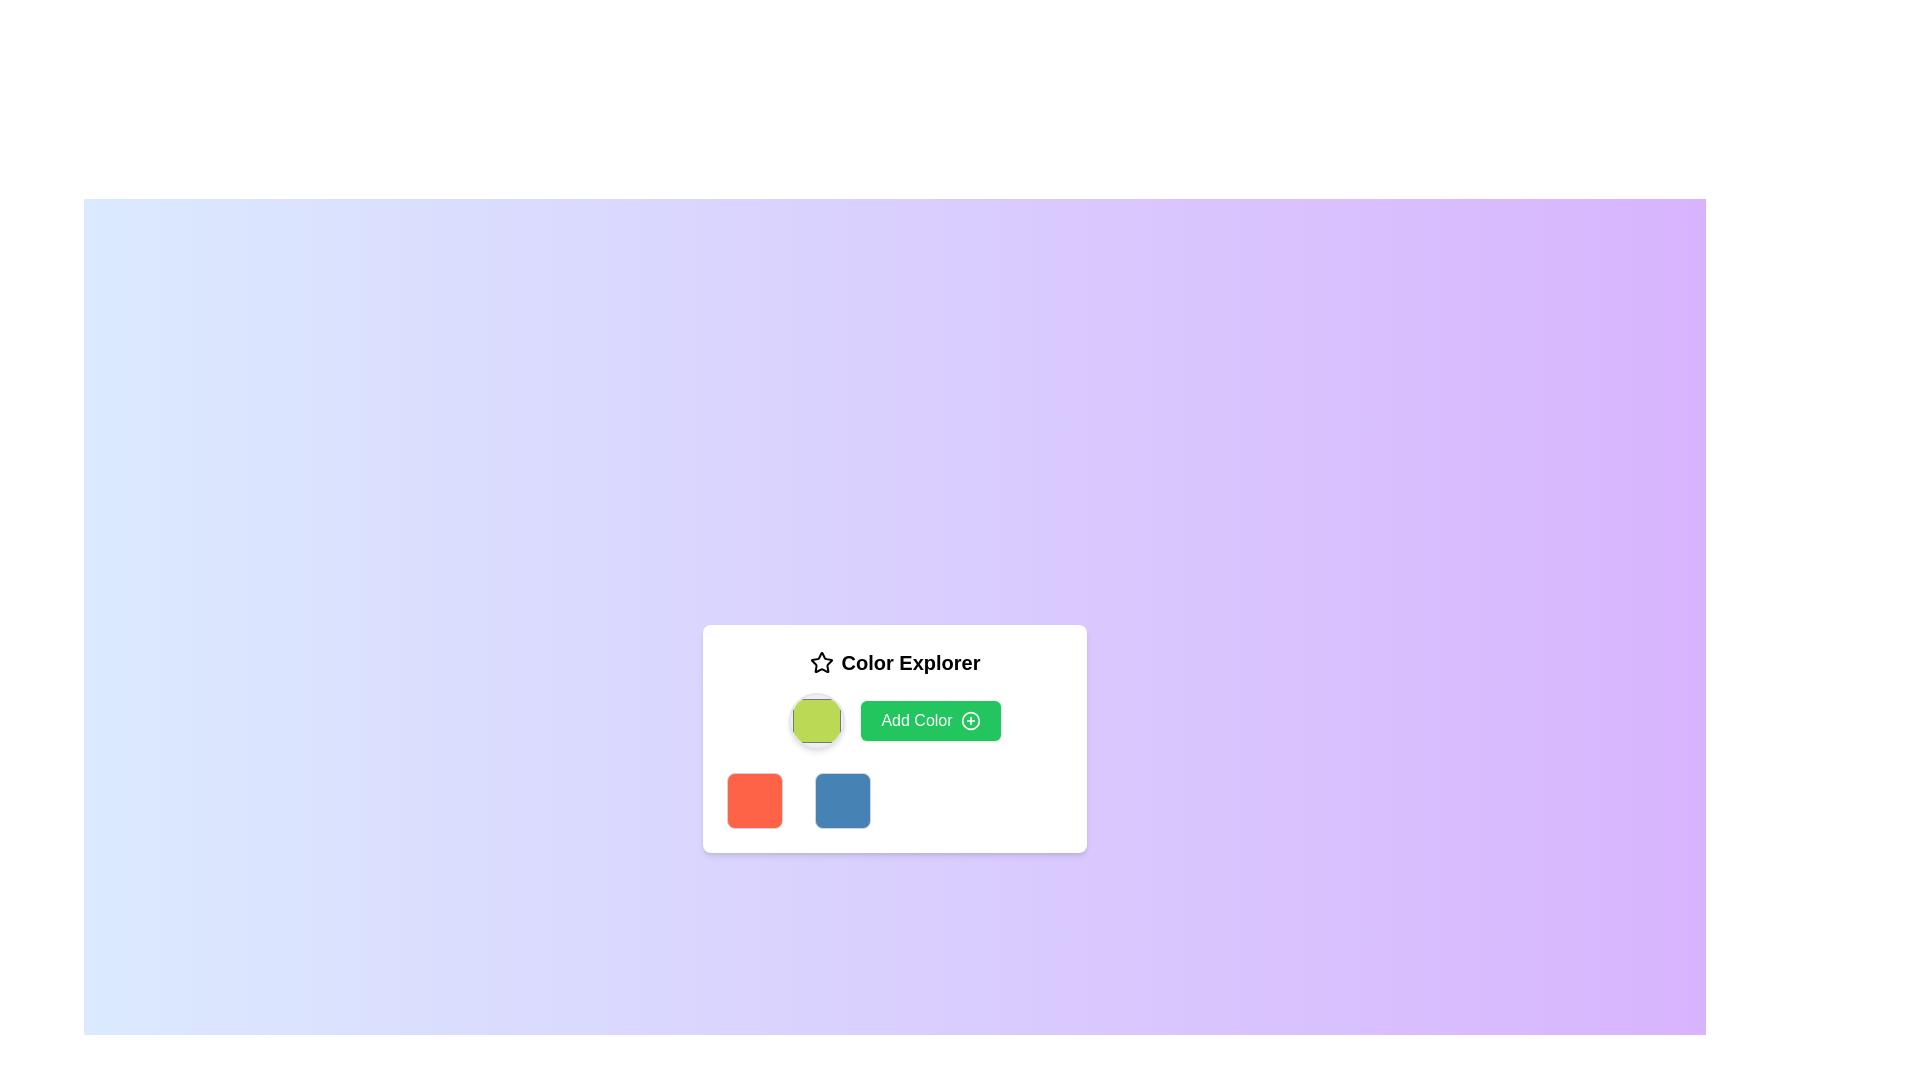 This screenshot has width=1920, height=1080. I want to click on the circular icon with a green outline and a plus symbol inside the 'Add Color' button, so click(970, 721).